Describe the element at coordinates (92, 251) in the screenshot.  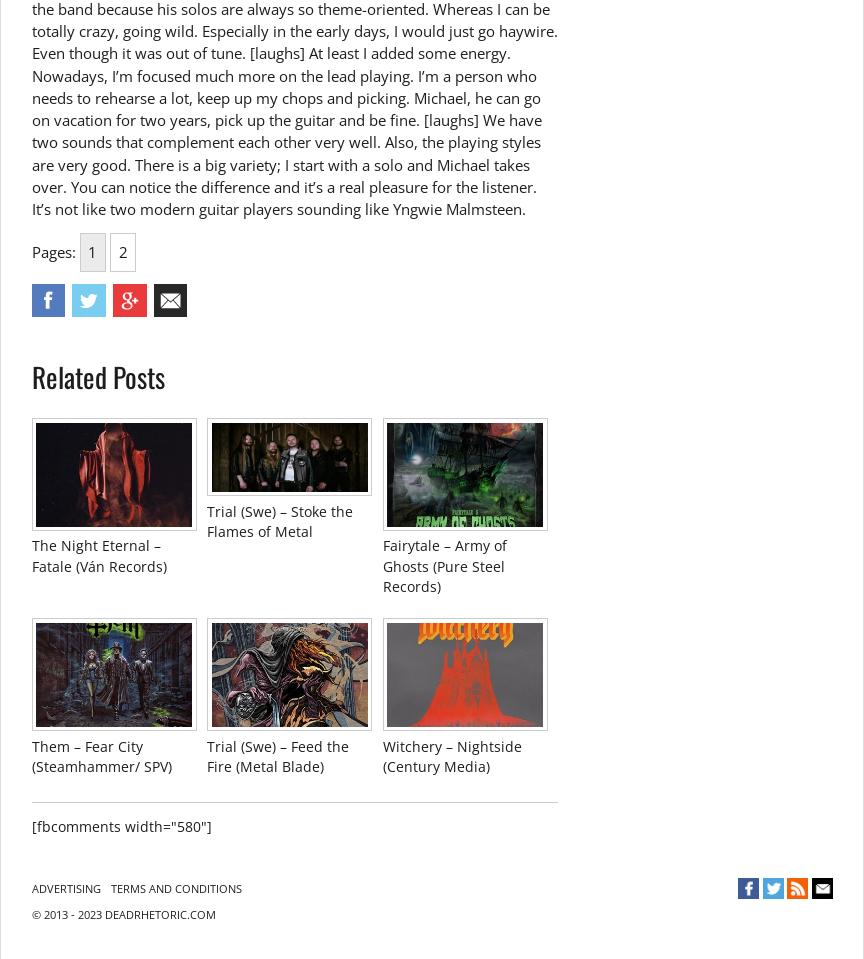
I see `'1'` at that location.